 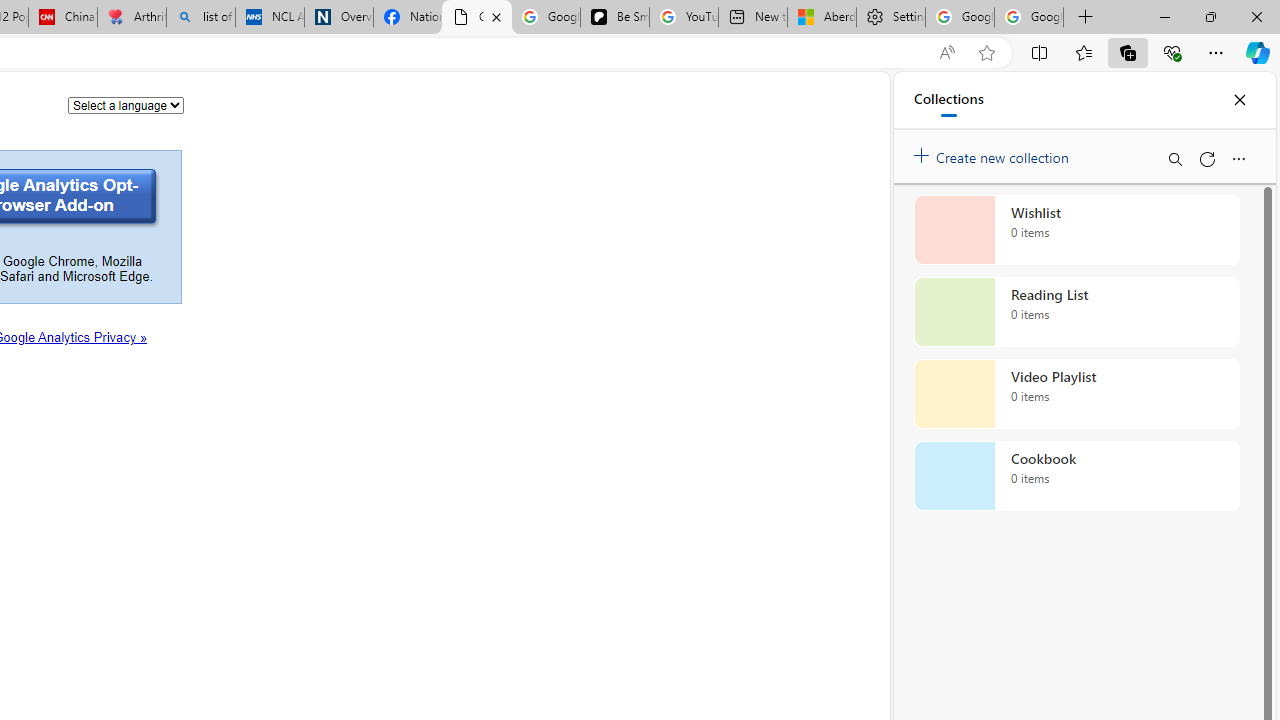 I want to click on 'Cookbook collection, 0 items', so click(x=1076, y=475).